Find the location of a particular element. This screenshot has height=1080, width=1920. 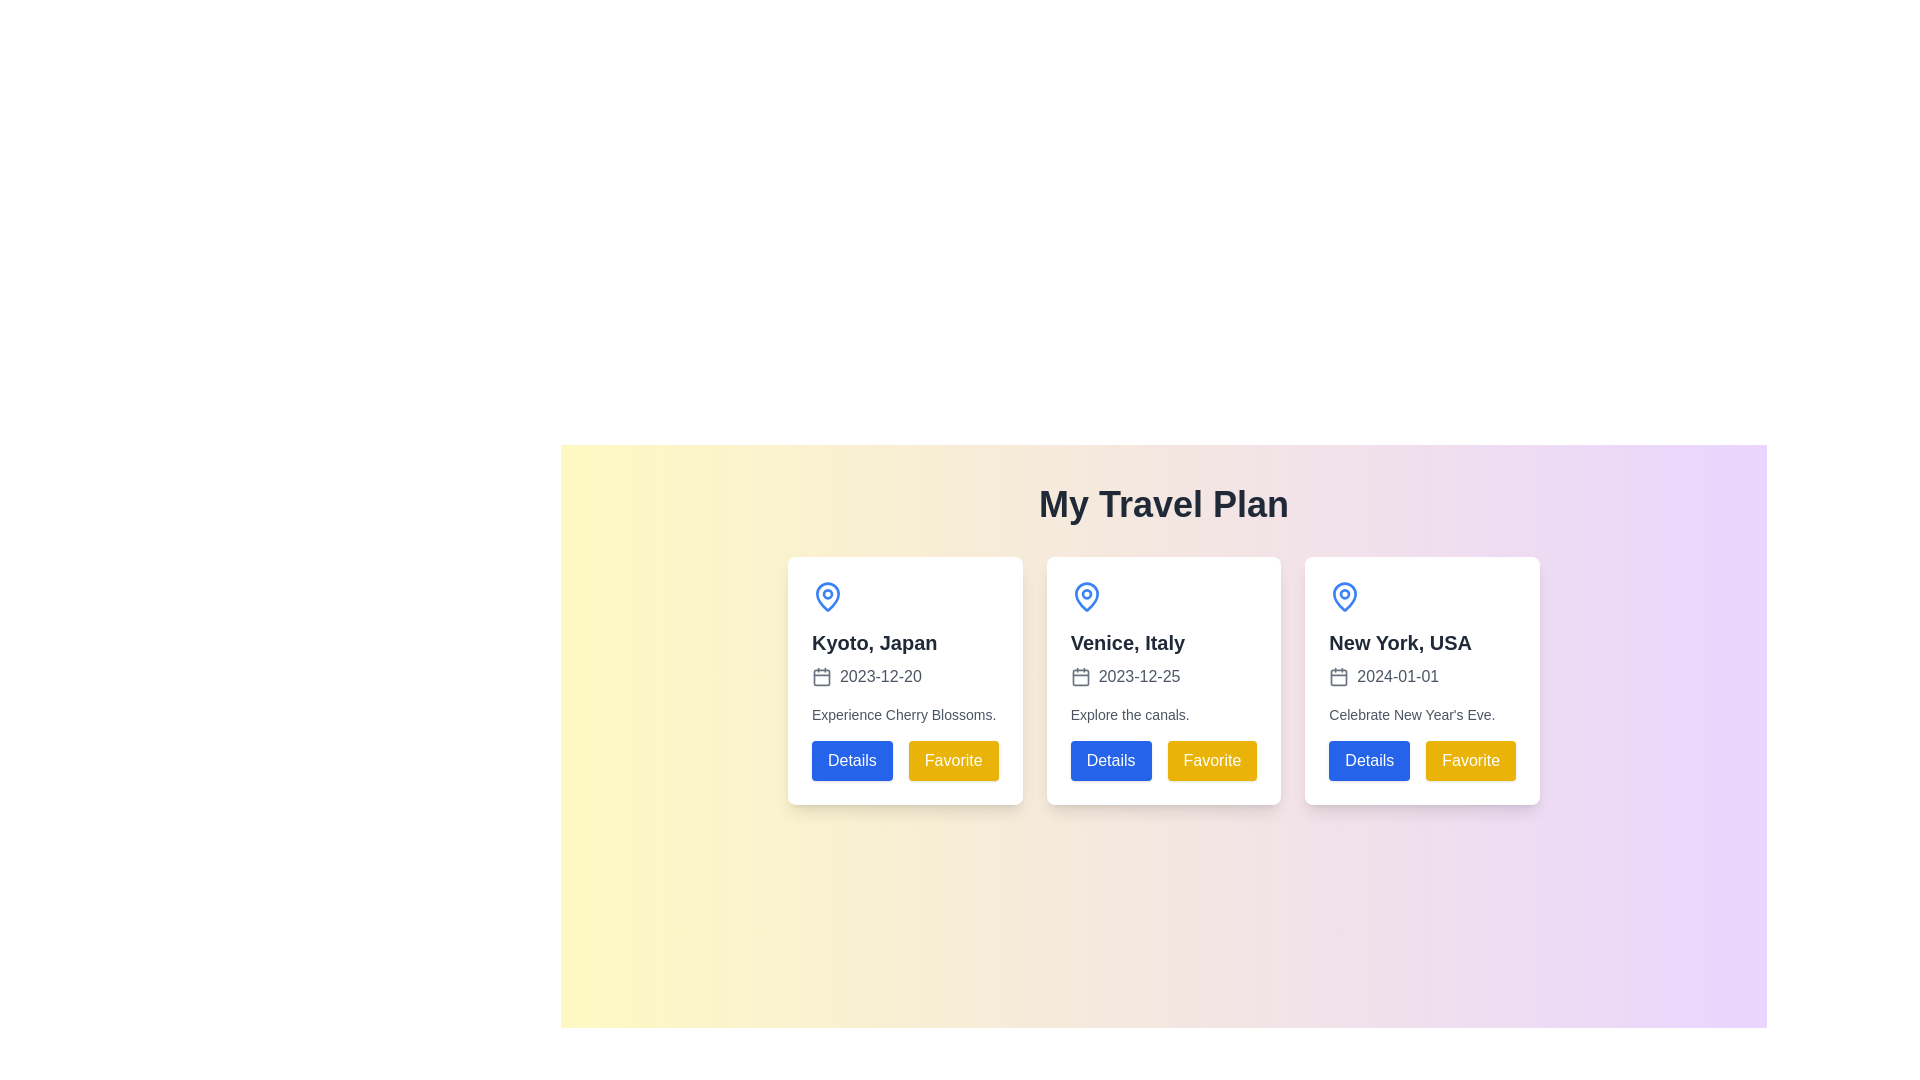

the text component displaying 'Experience Cherry Blossoms.' which is styled in small gray font and located in the card for 'Kyoto, Japan', positioned below the date '2023-12-20' and above the 'Details' and 'Favorite' buttons is located at coordinates (903, 713).